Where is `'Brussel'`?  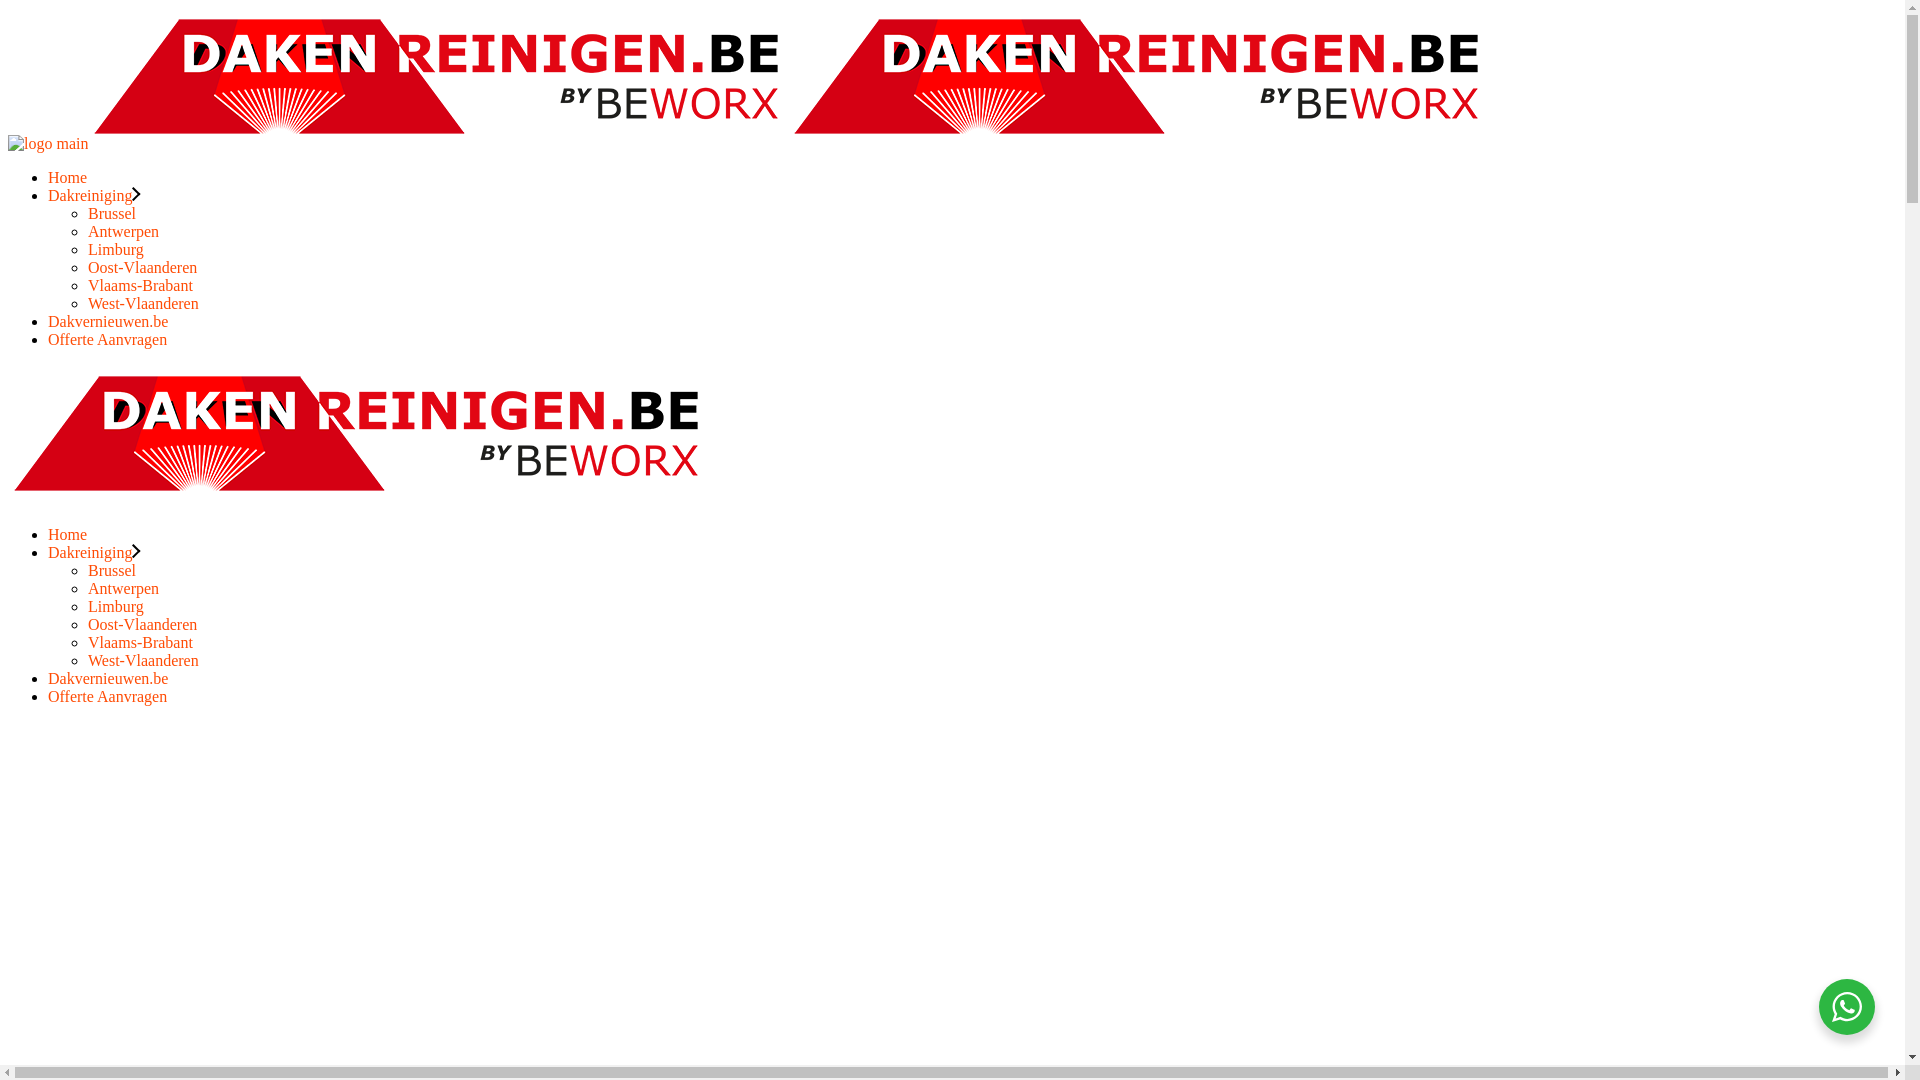 'Brussel' is located at coordinates (110, 570).